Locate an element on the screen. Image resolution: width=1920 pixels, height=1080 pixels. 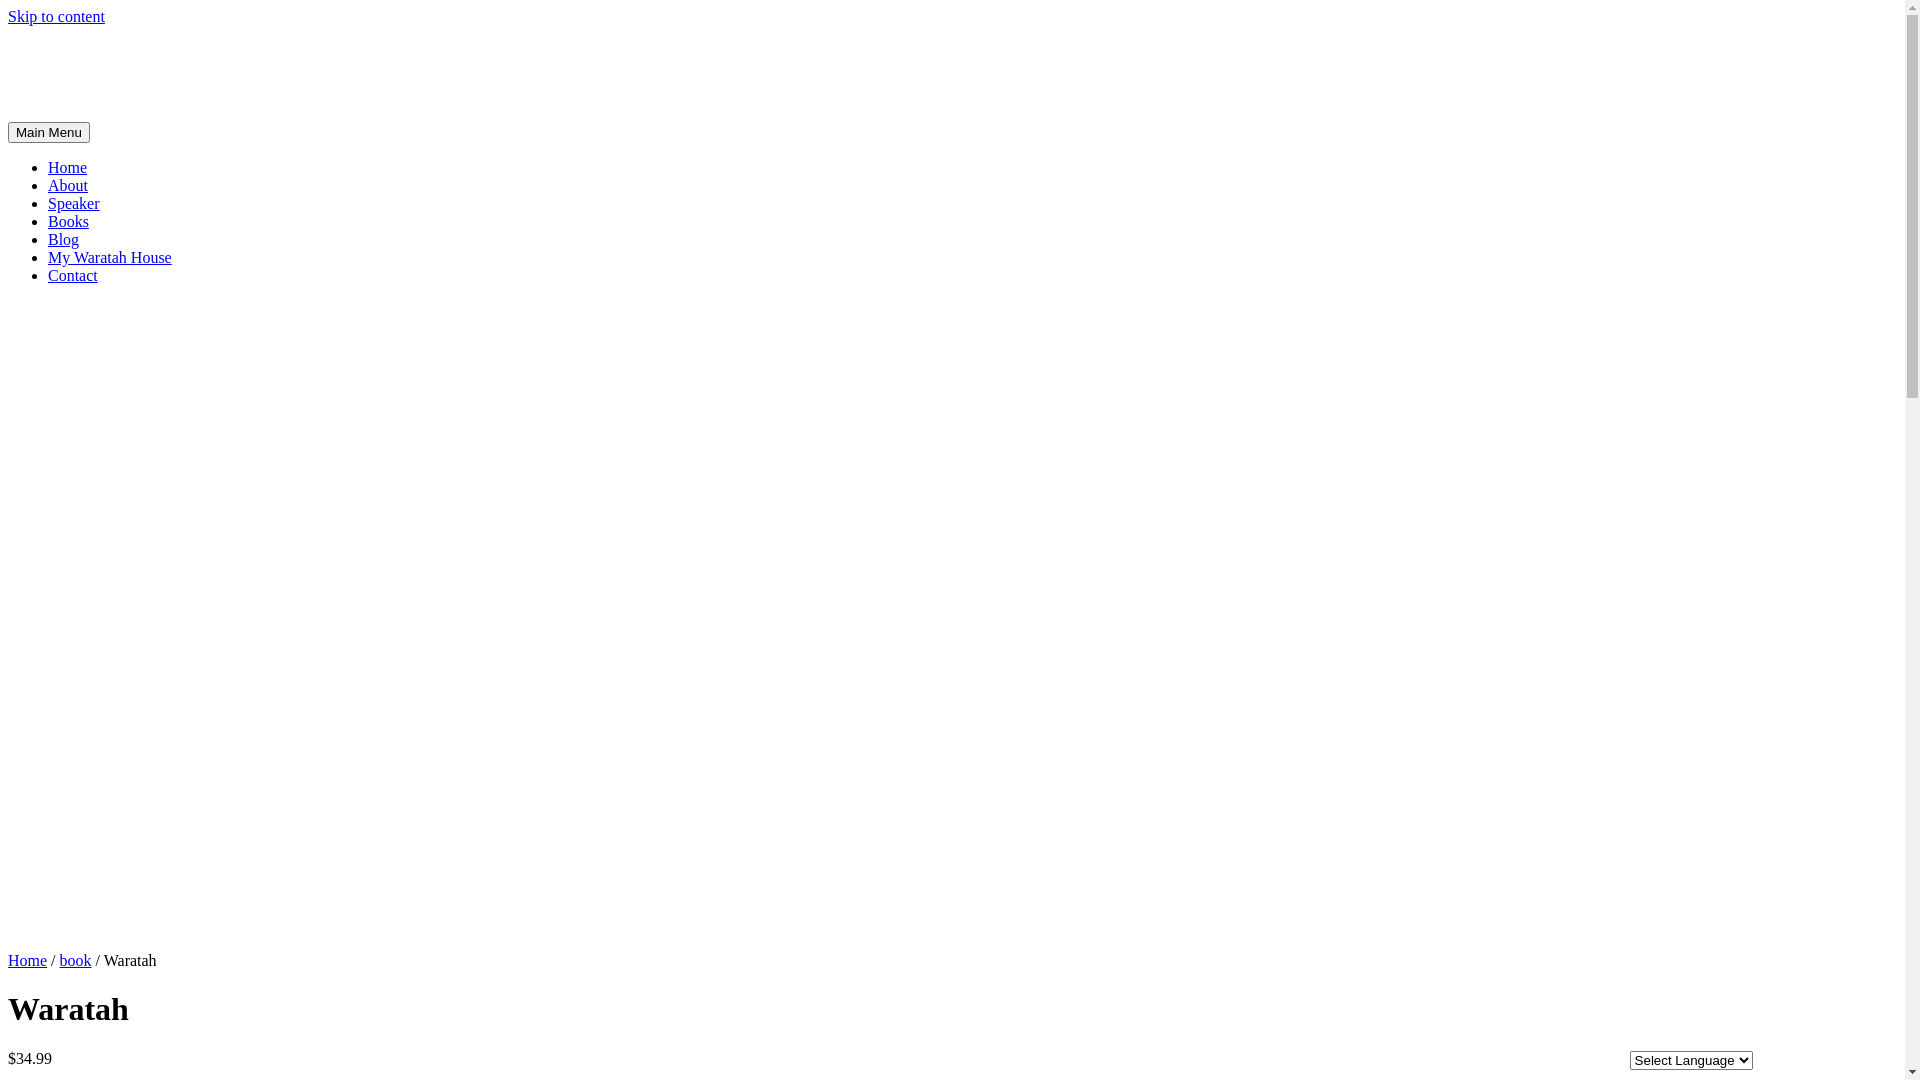
'My Waratah House' is located at coordinates (109, 256).